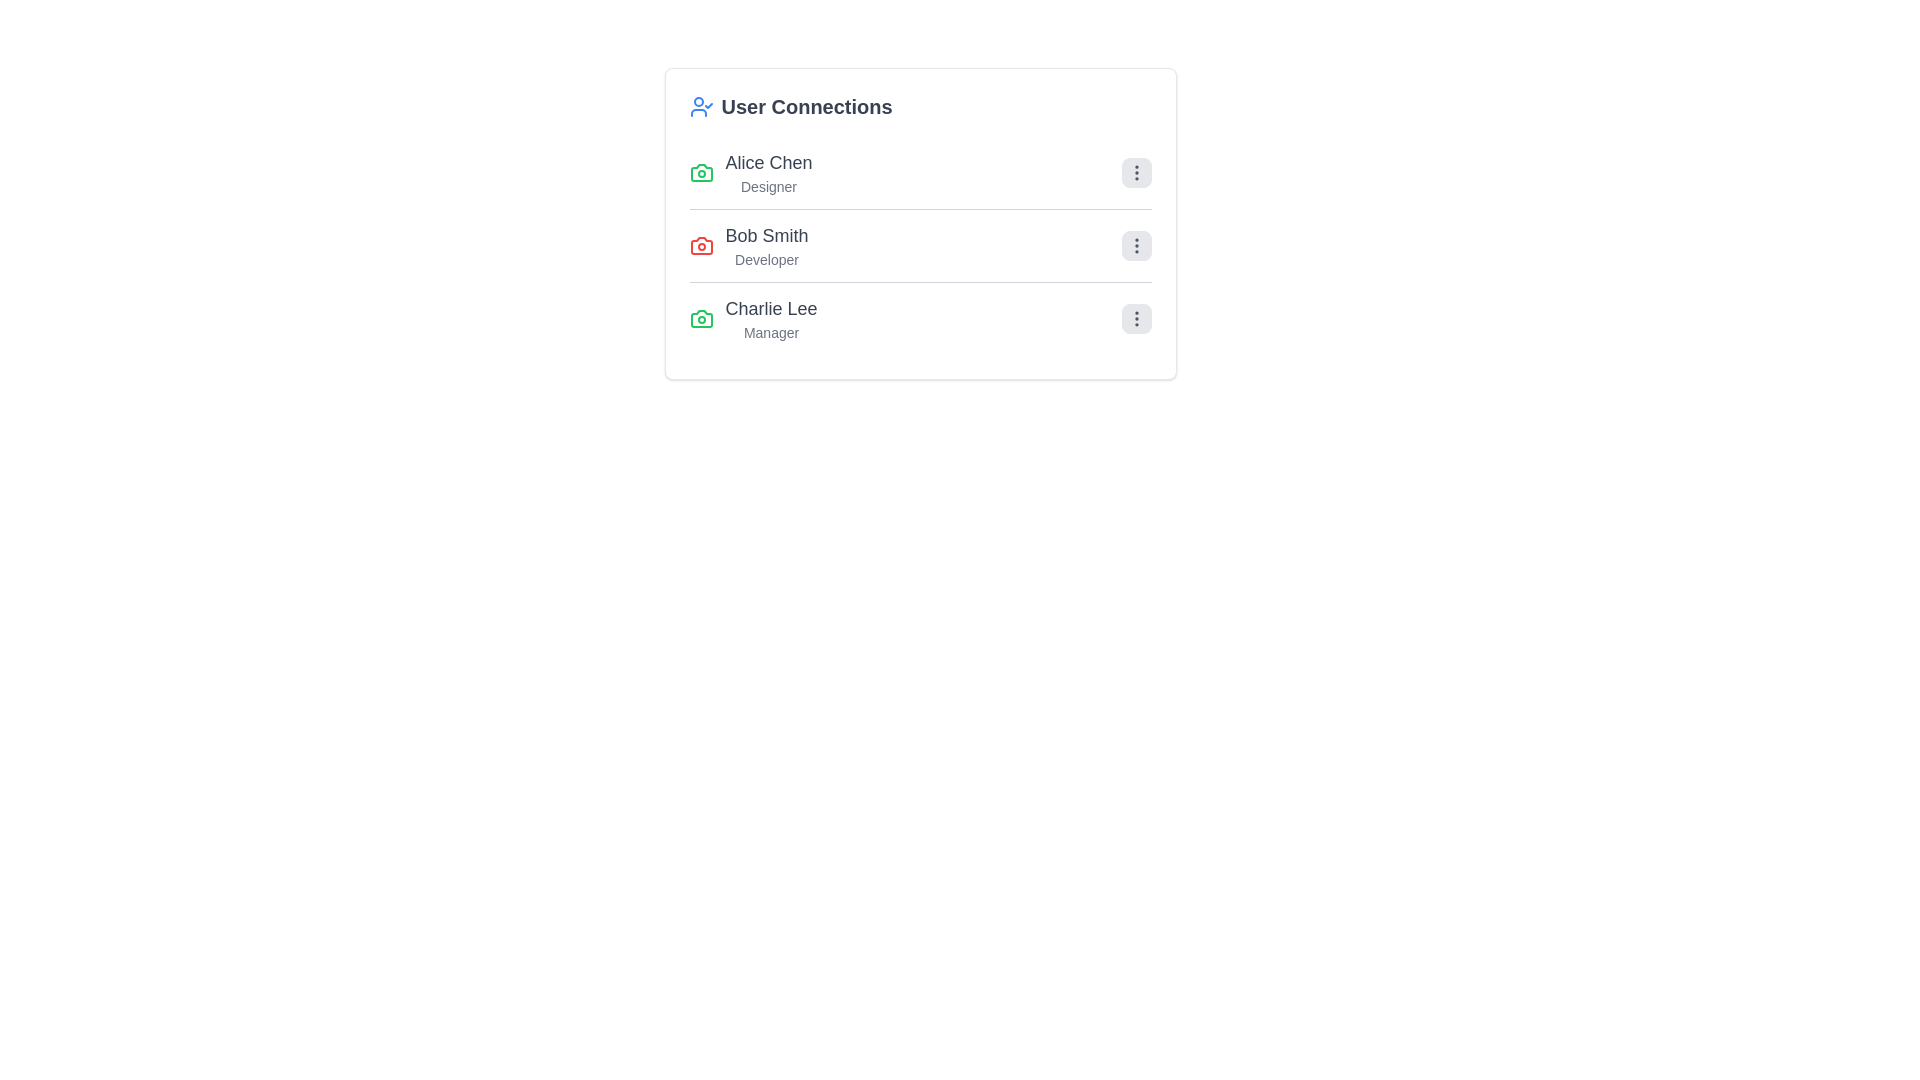 The height and width of the screenshot is (1080, 1920). I want to click on the bold text element reading 'User Connections' which is centrally placed at the top of a card structure, to the right of a user-check icon, so click(807, 107).